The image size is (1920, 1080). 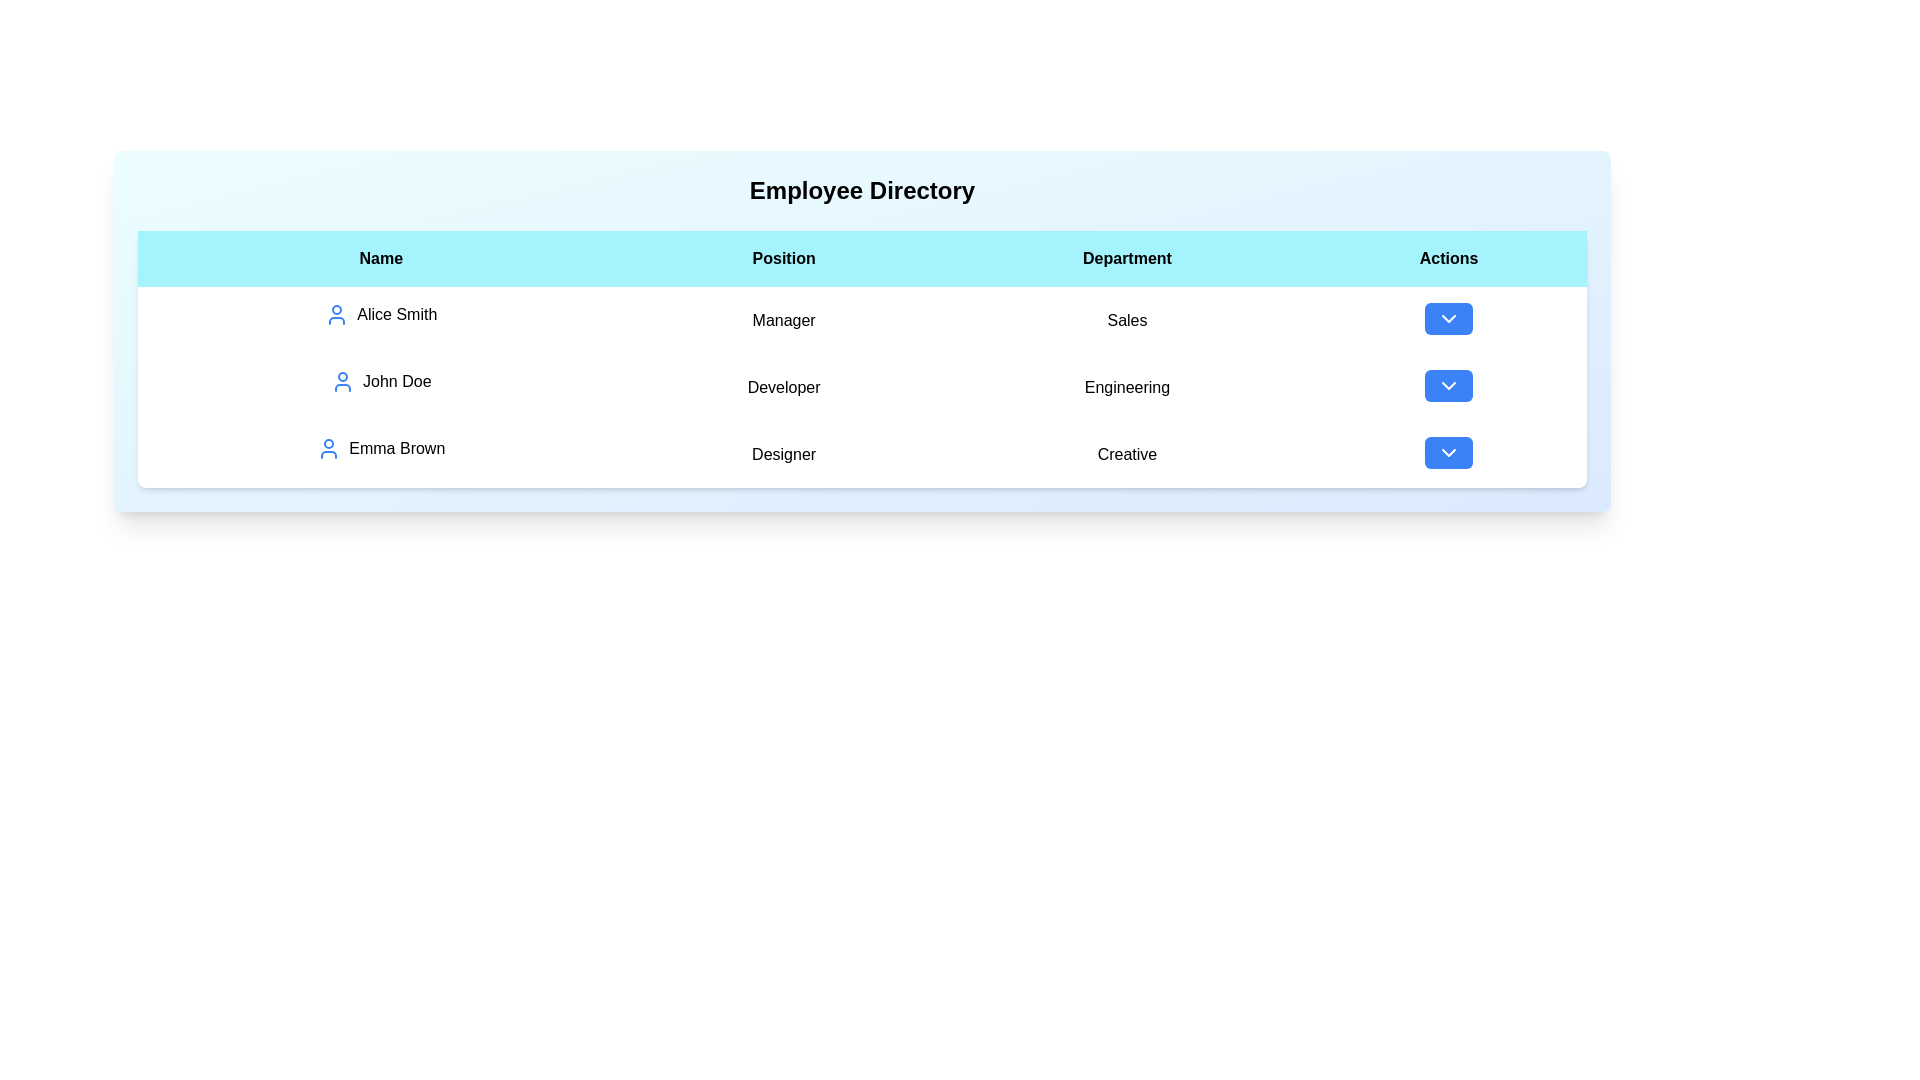 I want to click on the user avatar icon depicted as a circular head above an arc representing shoulders with blue color, located to the left of the text 'John Doe' in the employee directory table, so click(x=343, y=381).